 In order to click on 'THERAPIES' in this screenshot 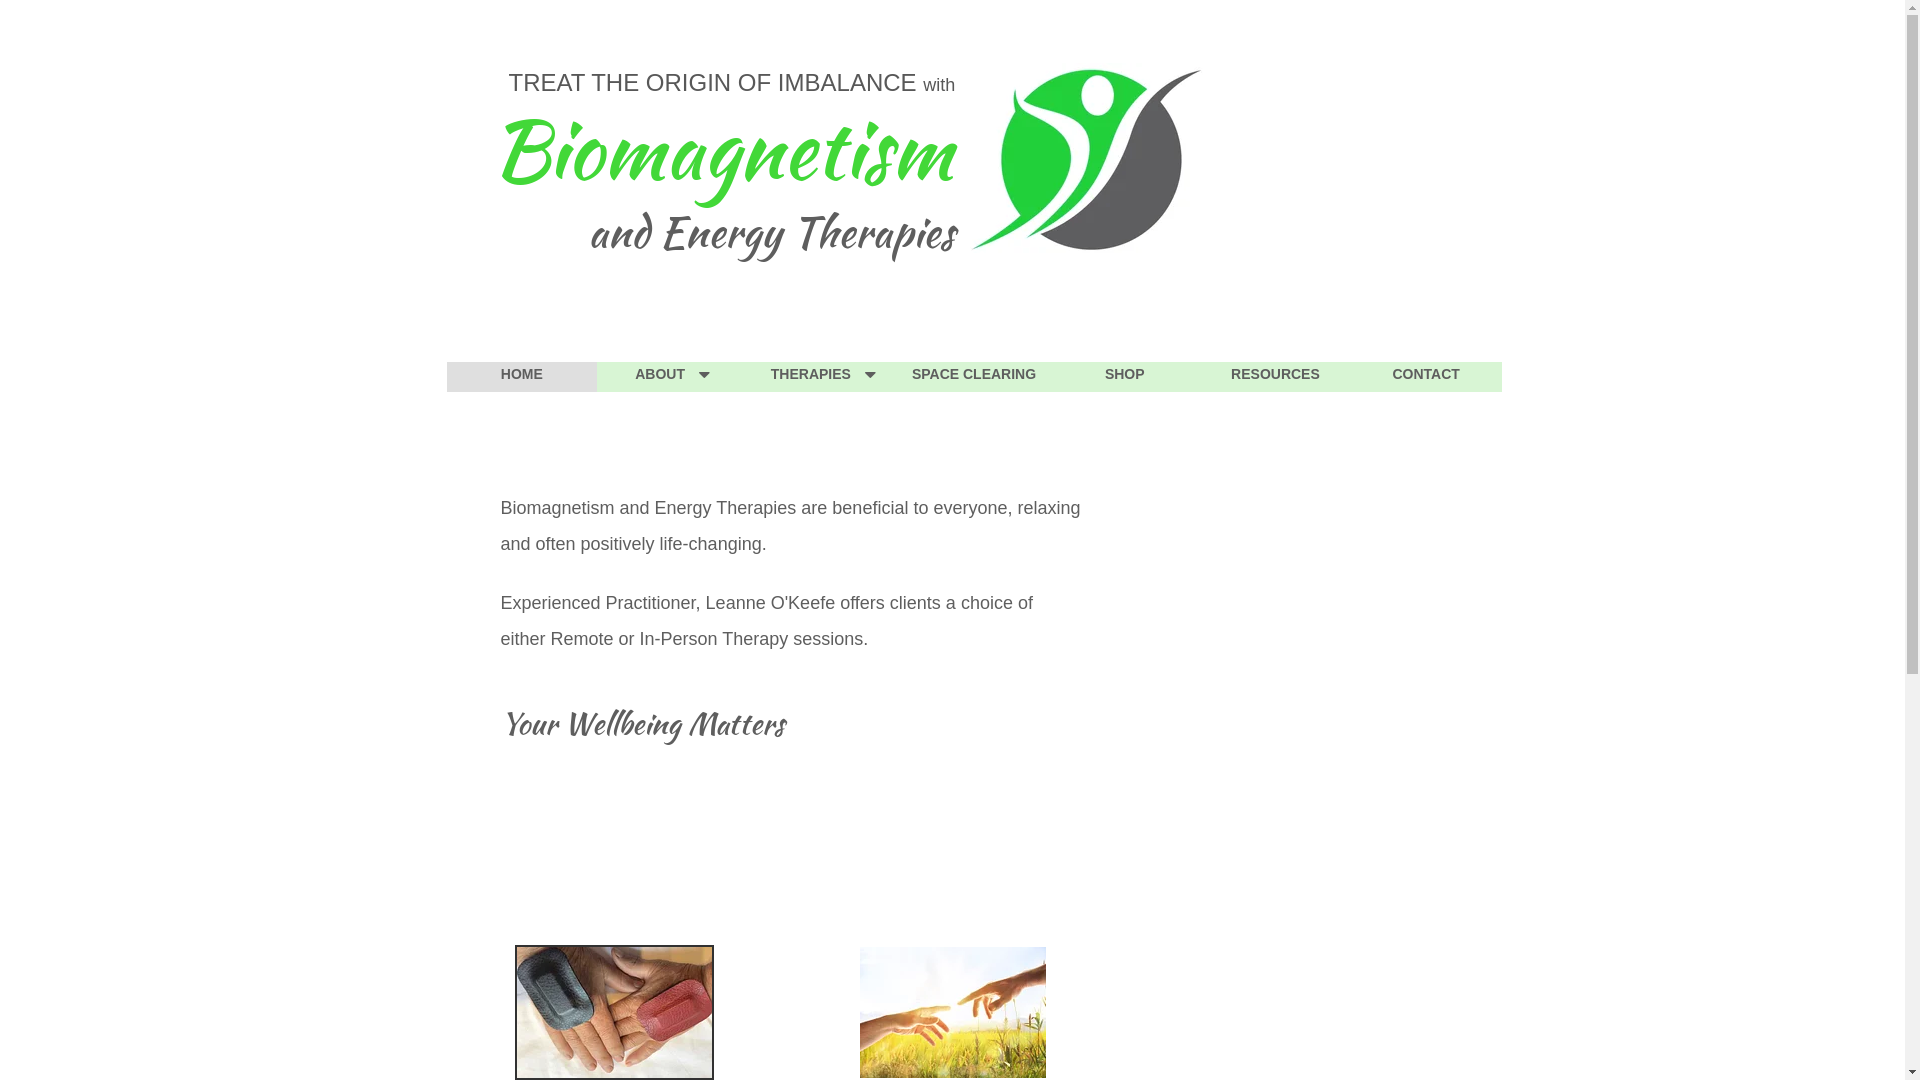, I will do `click(747, 377)`.